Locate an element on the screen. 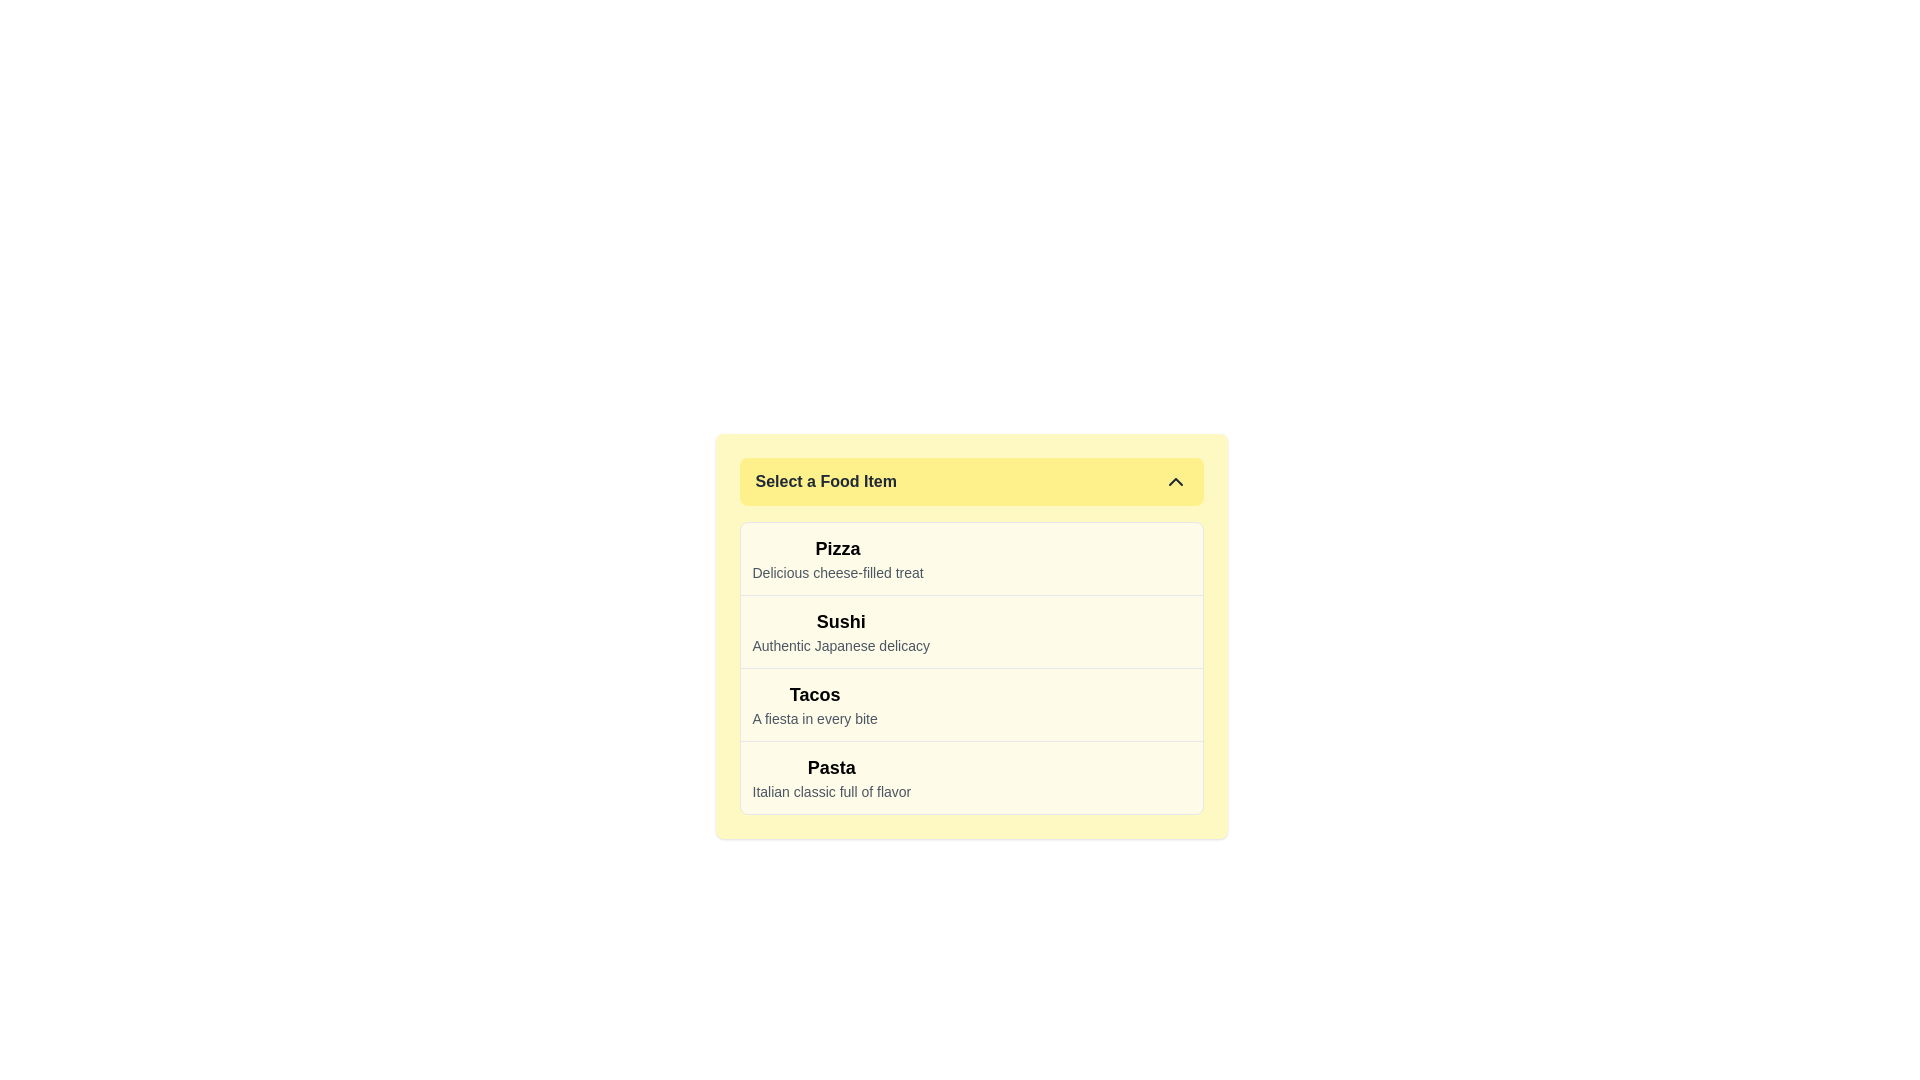 Image resolution: width=1920 pixels, height=1080 pixels. the 'Tacos' list item is located at coordinates (815, 704).